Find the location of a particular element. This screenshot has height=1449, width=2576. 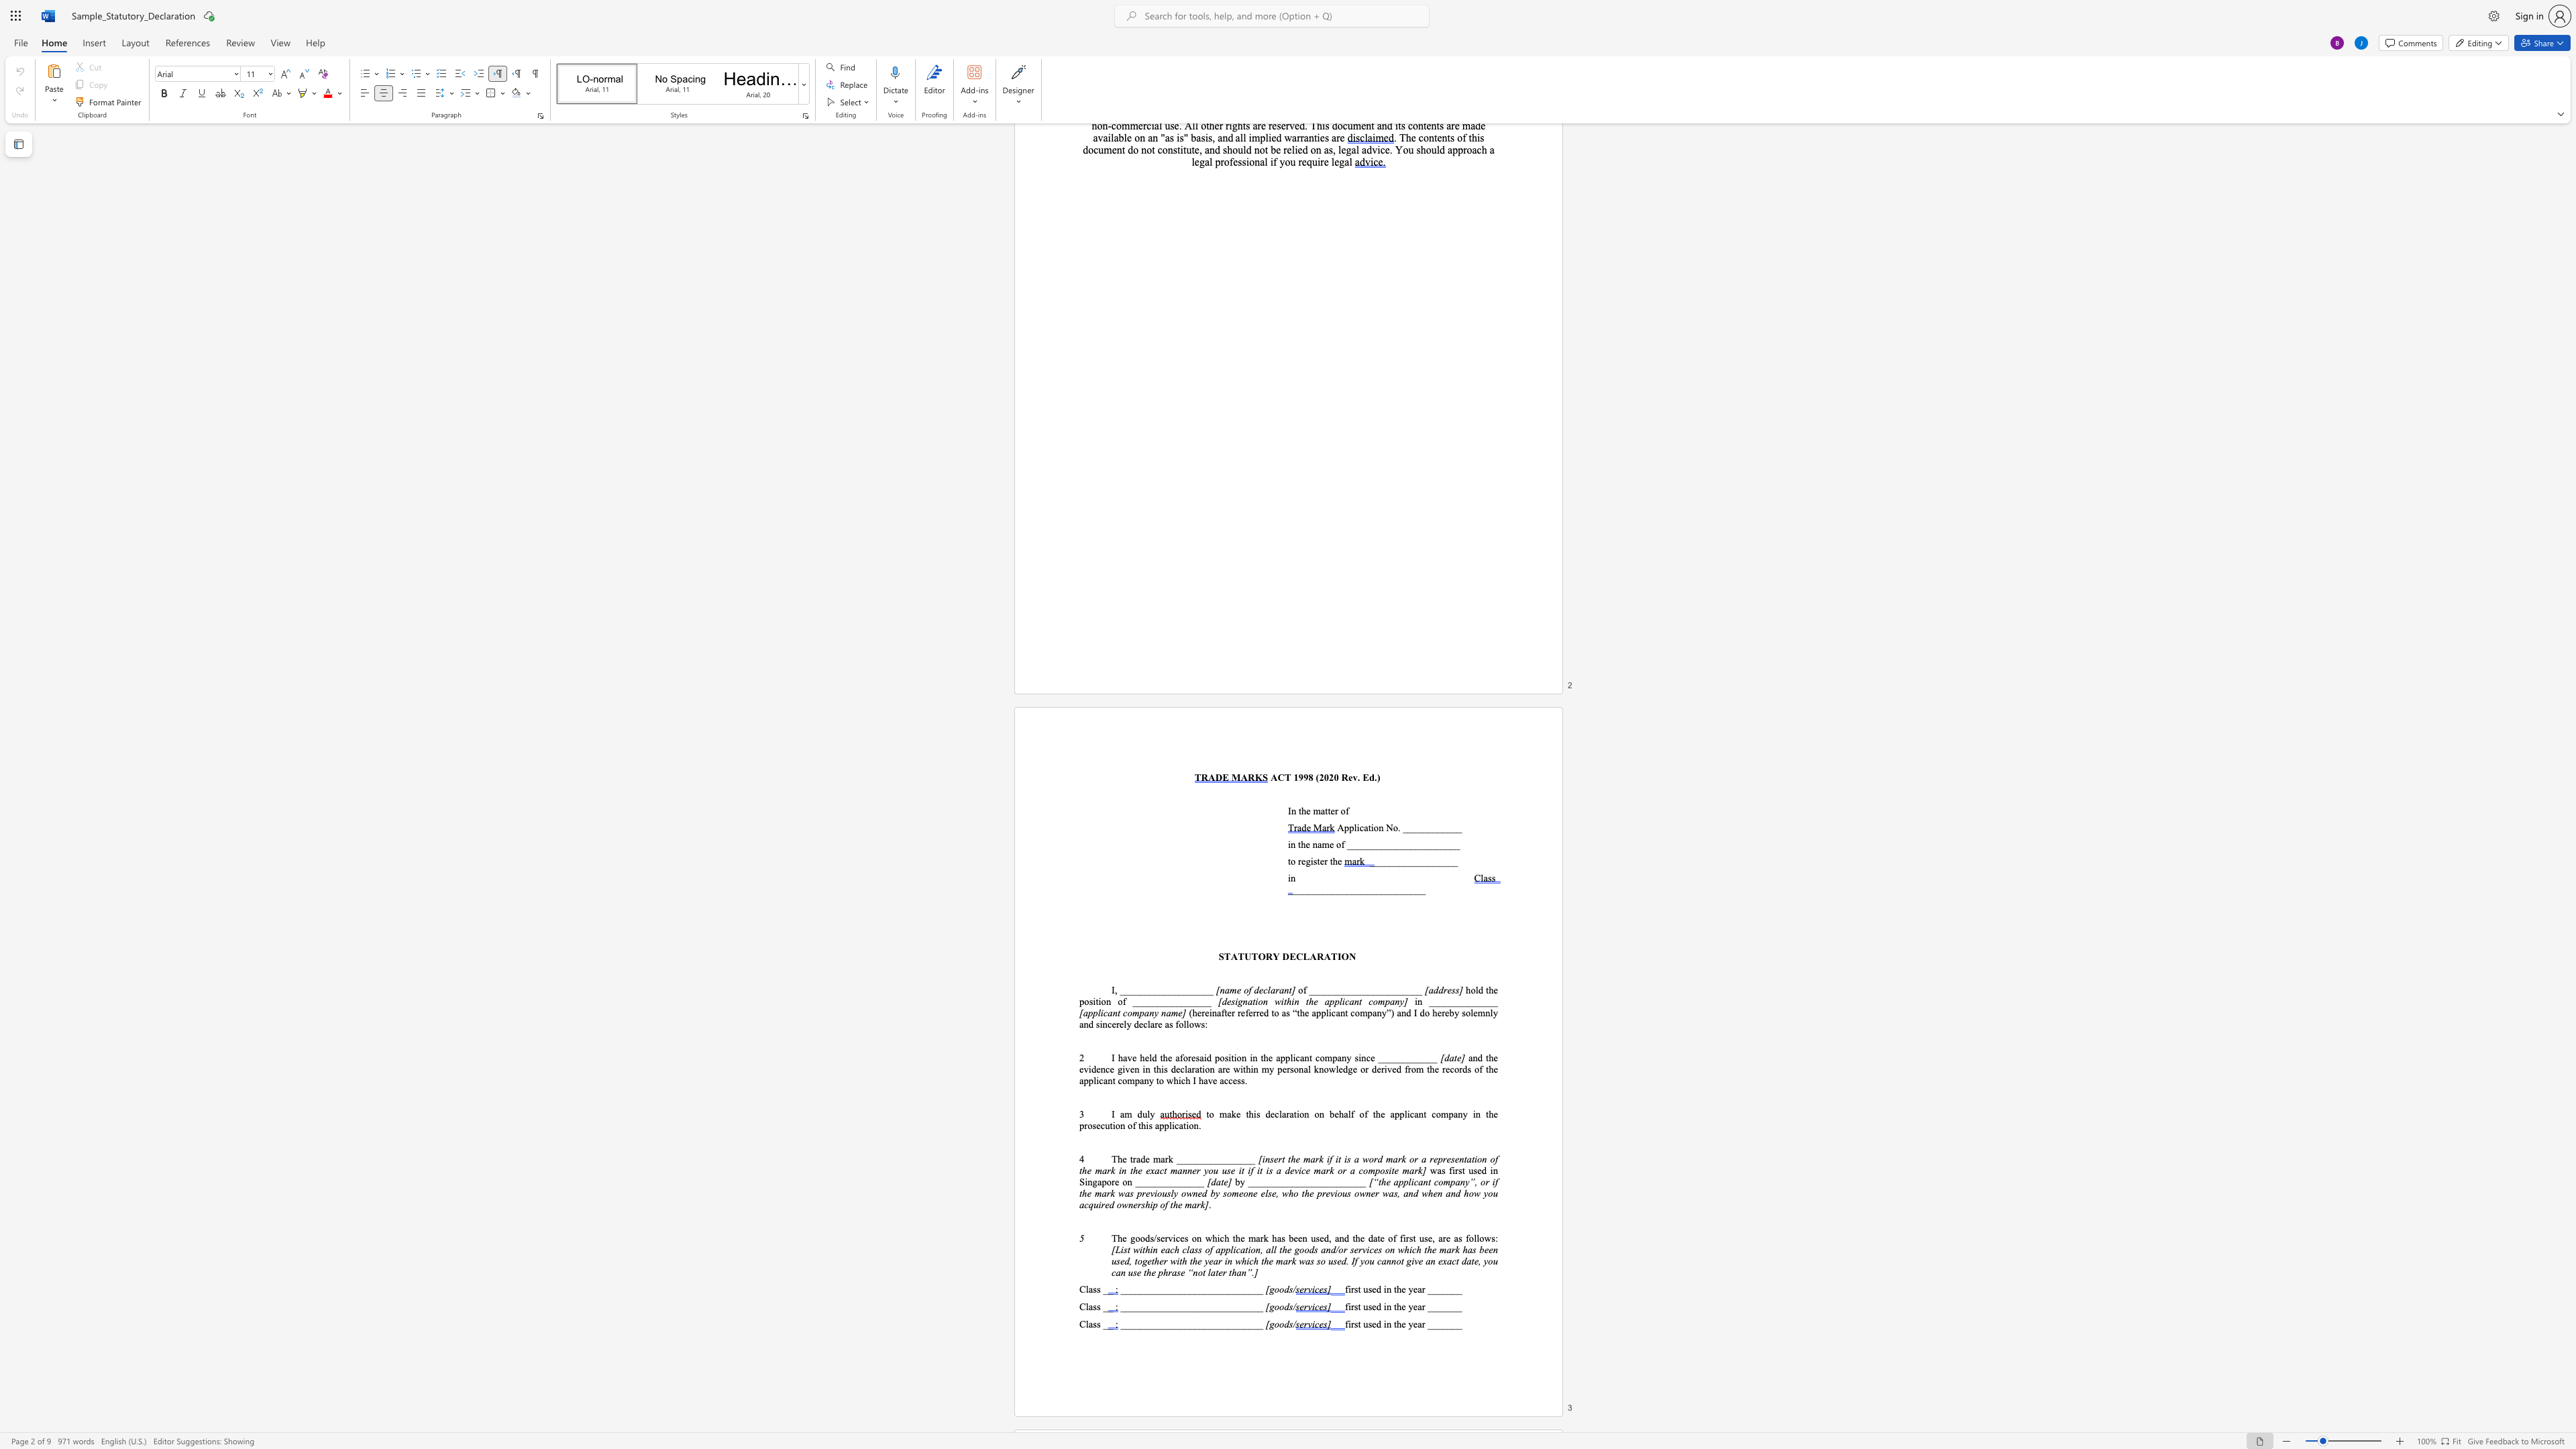

the subset text "_______" within the text "in ______________" is located at coordinates (1434, 1000).